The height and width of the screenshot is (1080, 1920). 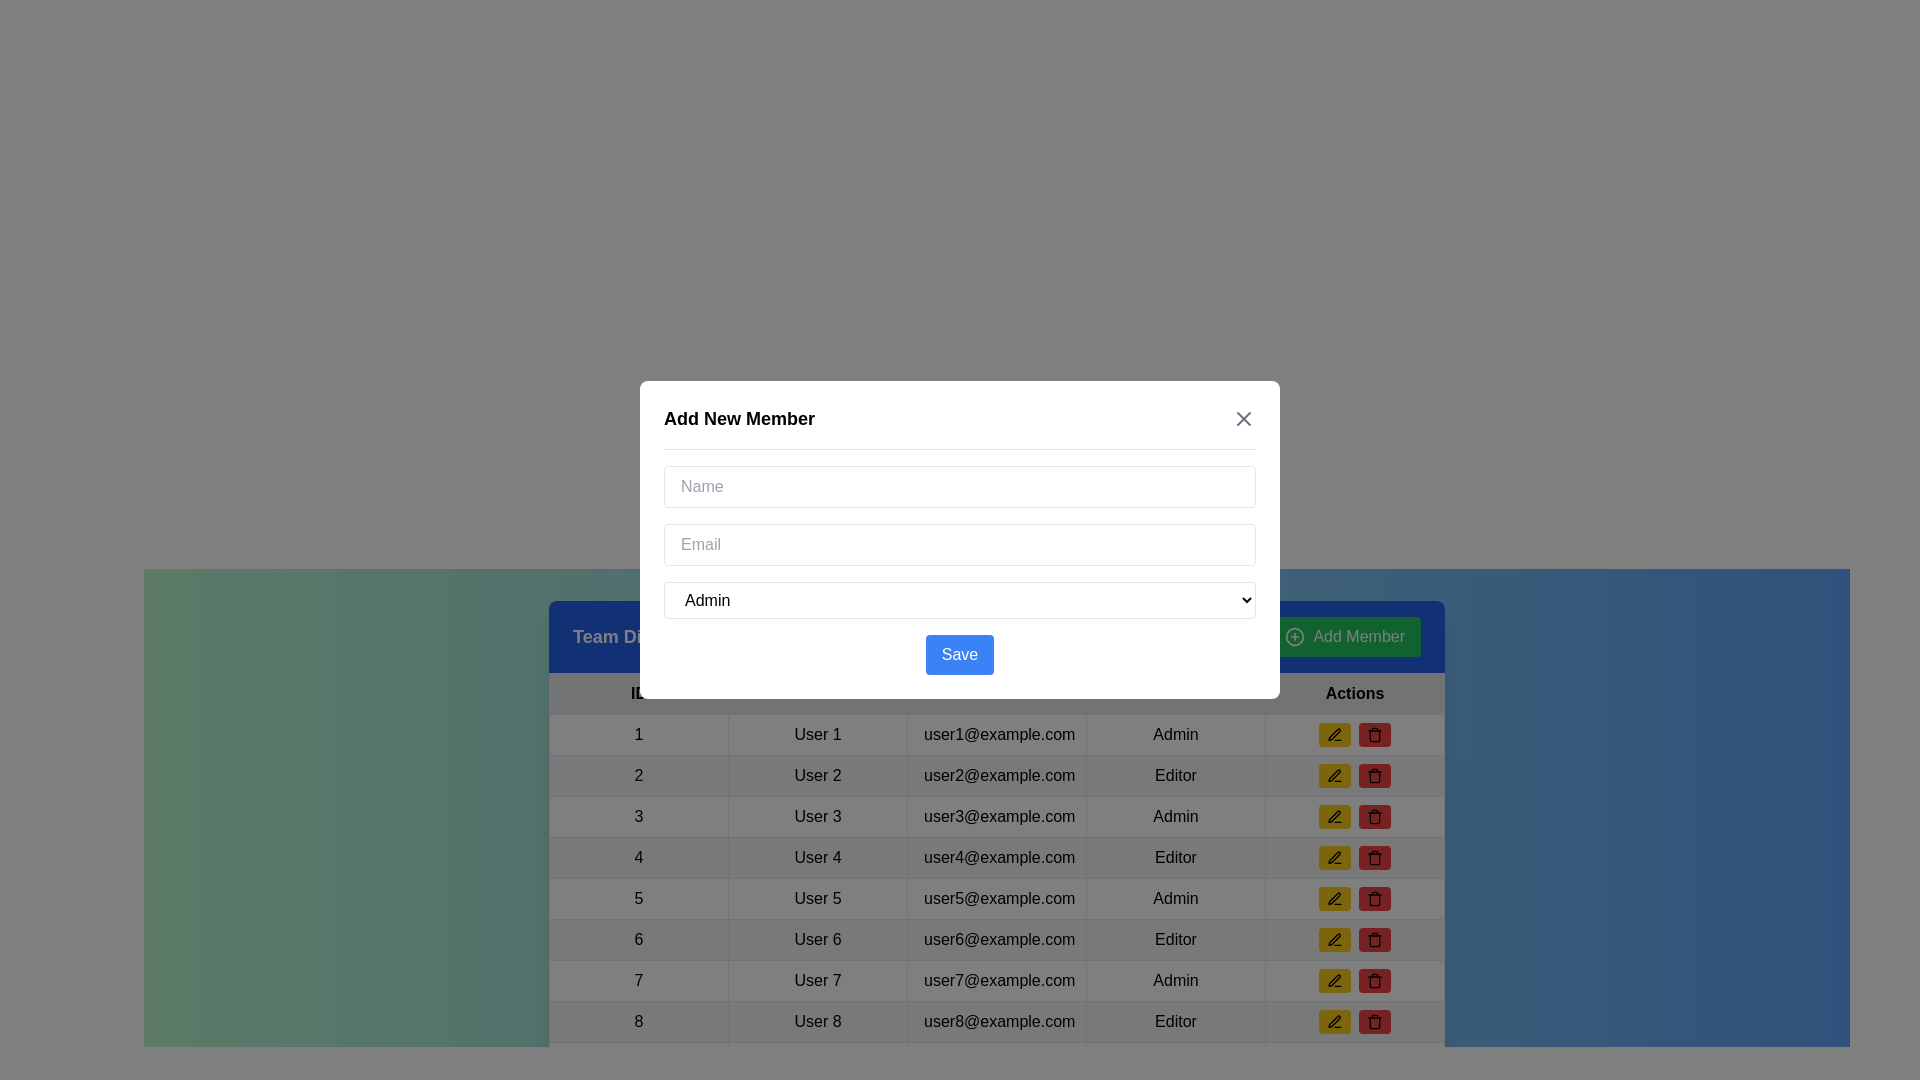 What do you see at coordinates (1242, 418) in the screenshot?
I see `the Close button located at the top-right corner of the 'Add New Member' modal dialog to potentially reveal hover effects` at bounding box center [1242, 418].